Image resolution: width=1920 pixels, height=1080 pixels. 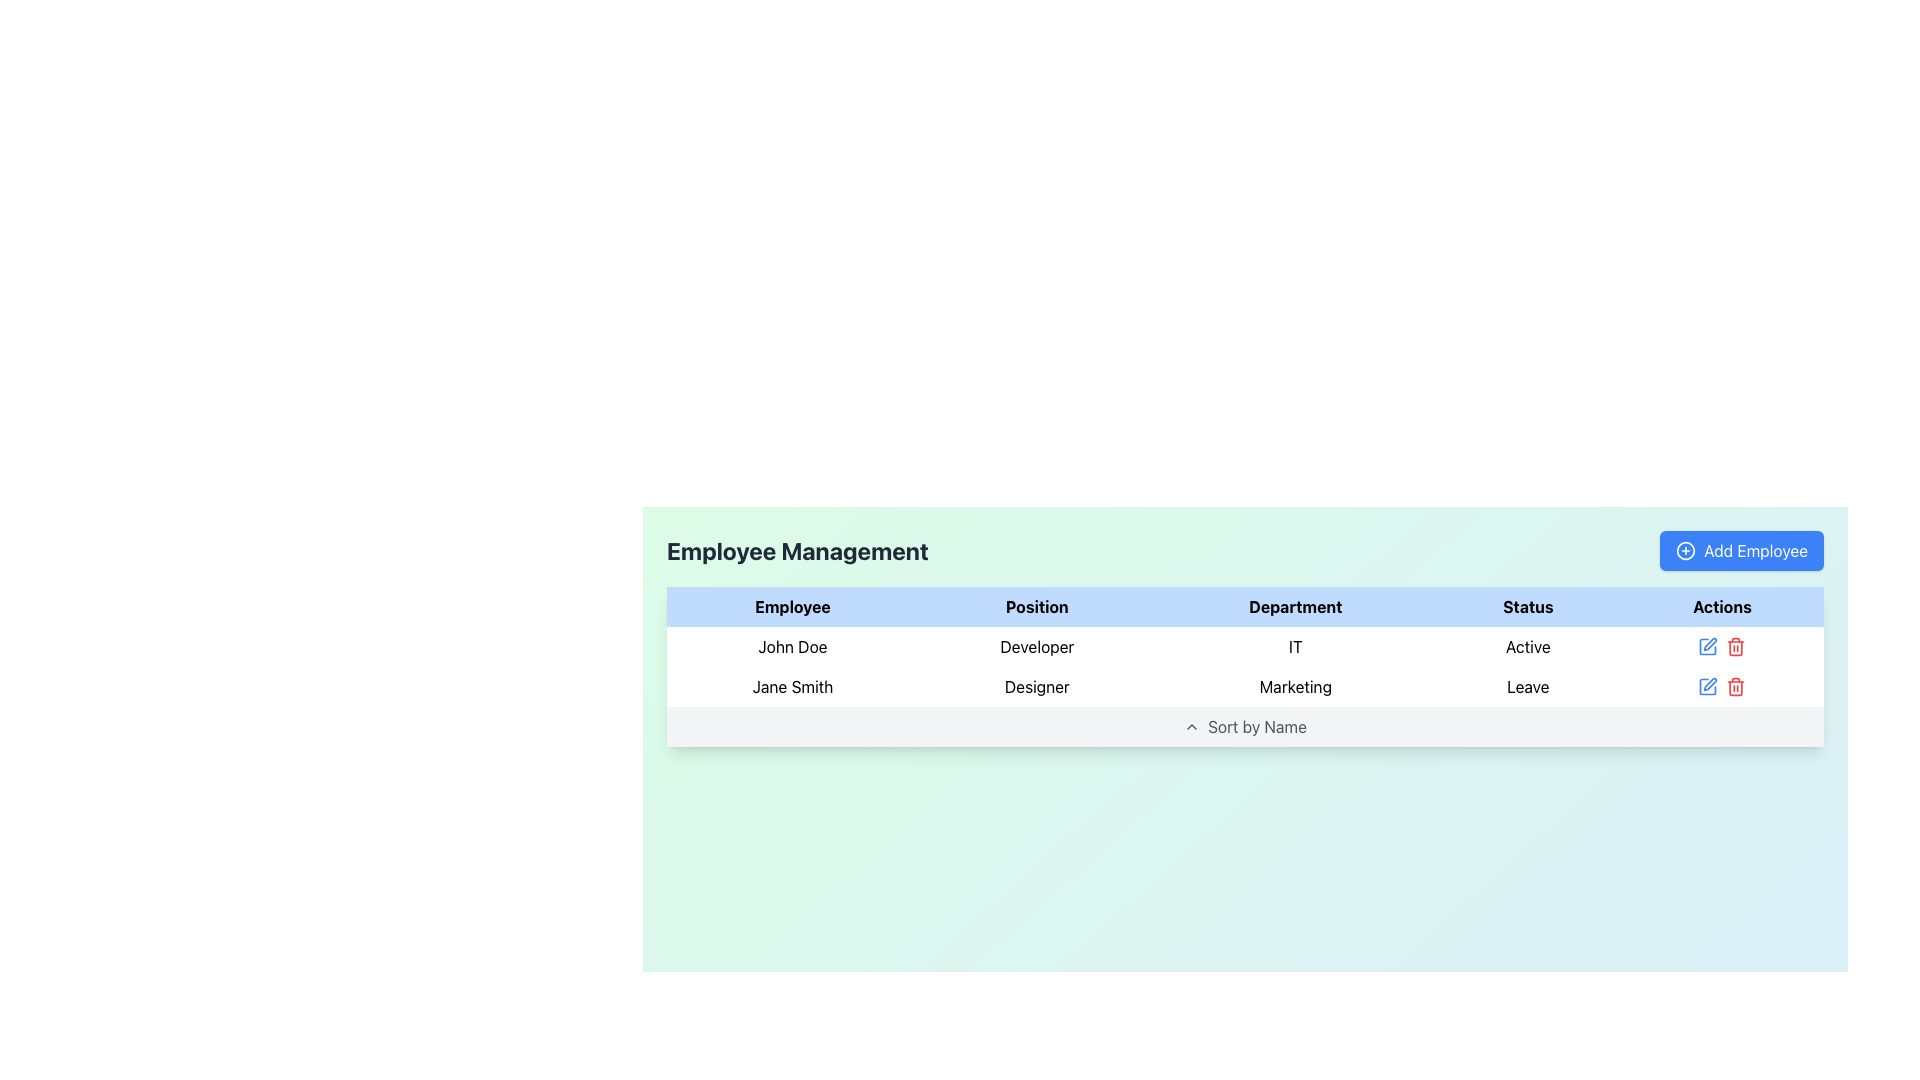 I want to click on the upward-facing chevron icon located to the left of the 'Sort by Name' text, so click(x=1191, y=726).